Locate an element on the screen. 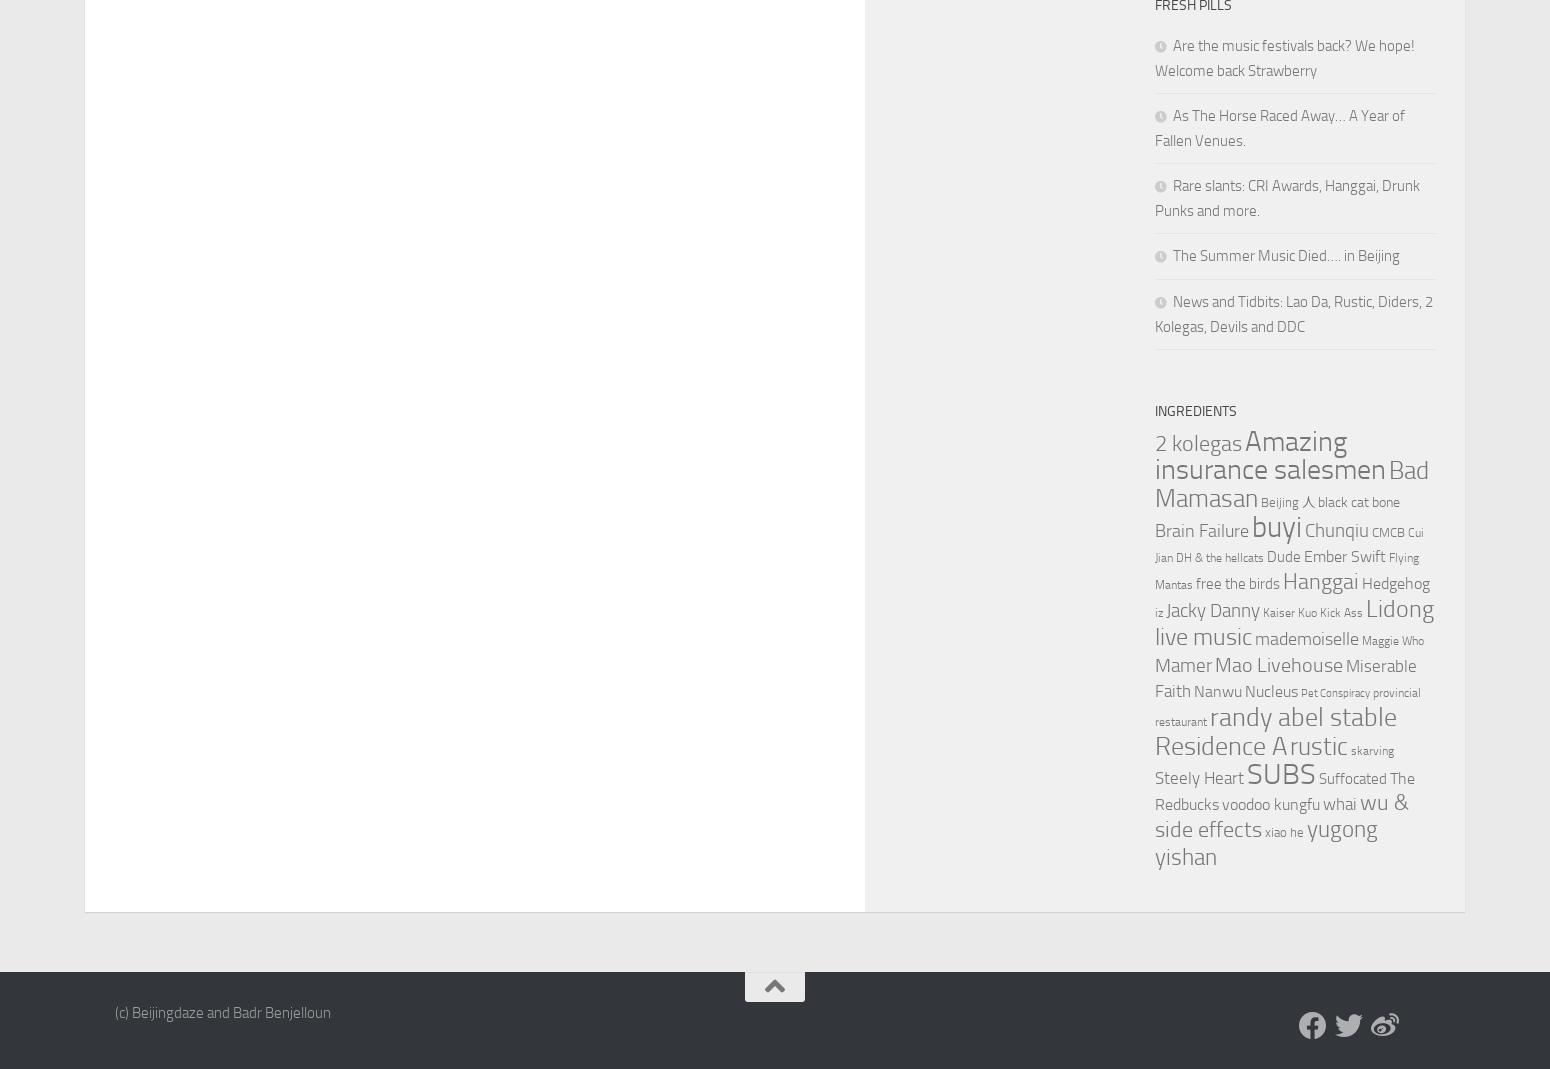 The width and height of the screenshot is (1550, 1069). 'As The Horse Raced Away… A Year of Fallen Venues.' is located at coordinates (1278, 128).